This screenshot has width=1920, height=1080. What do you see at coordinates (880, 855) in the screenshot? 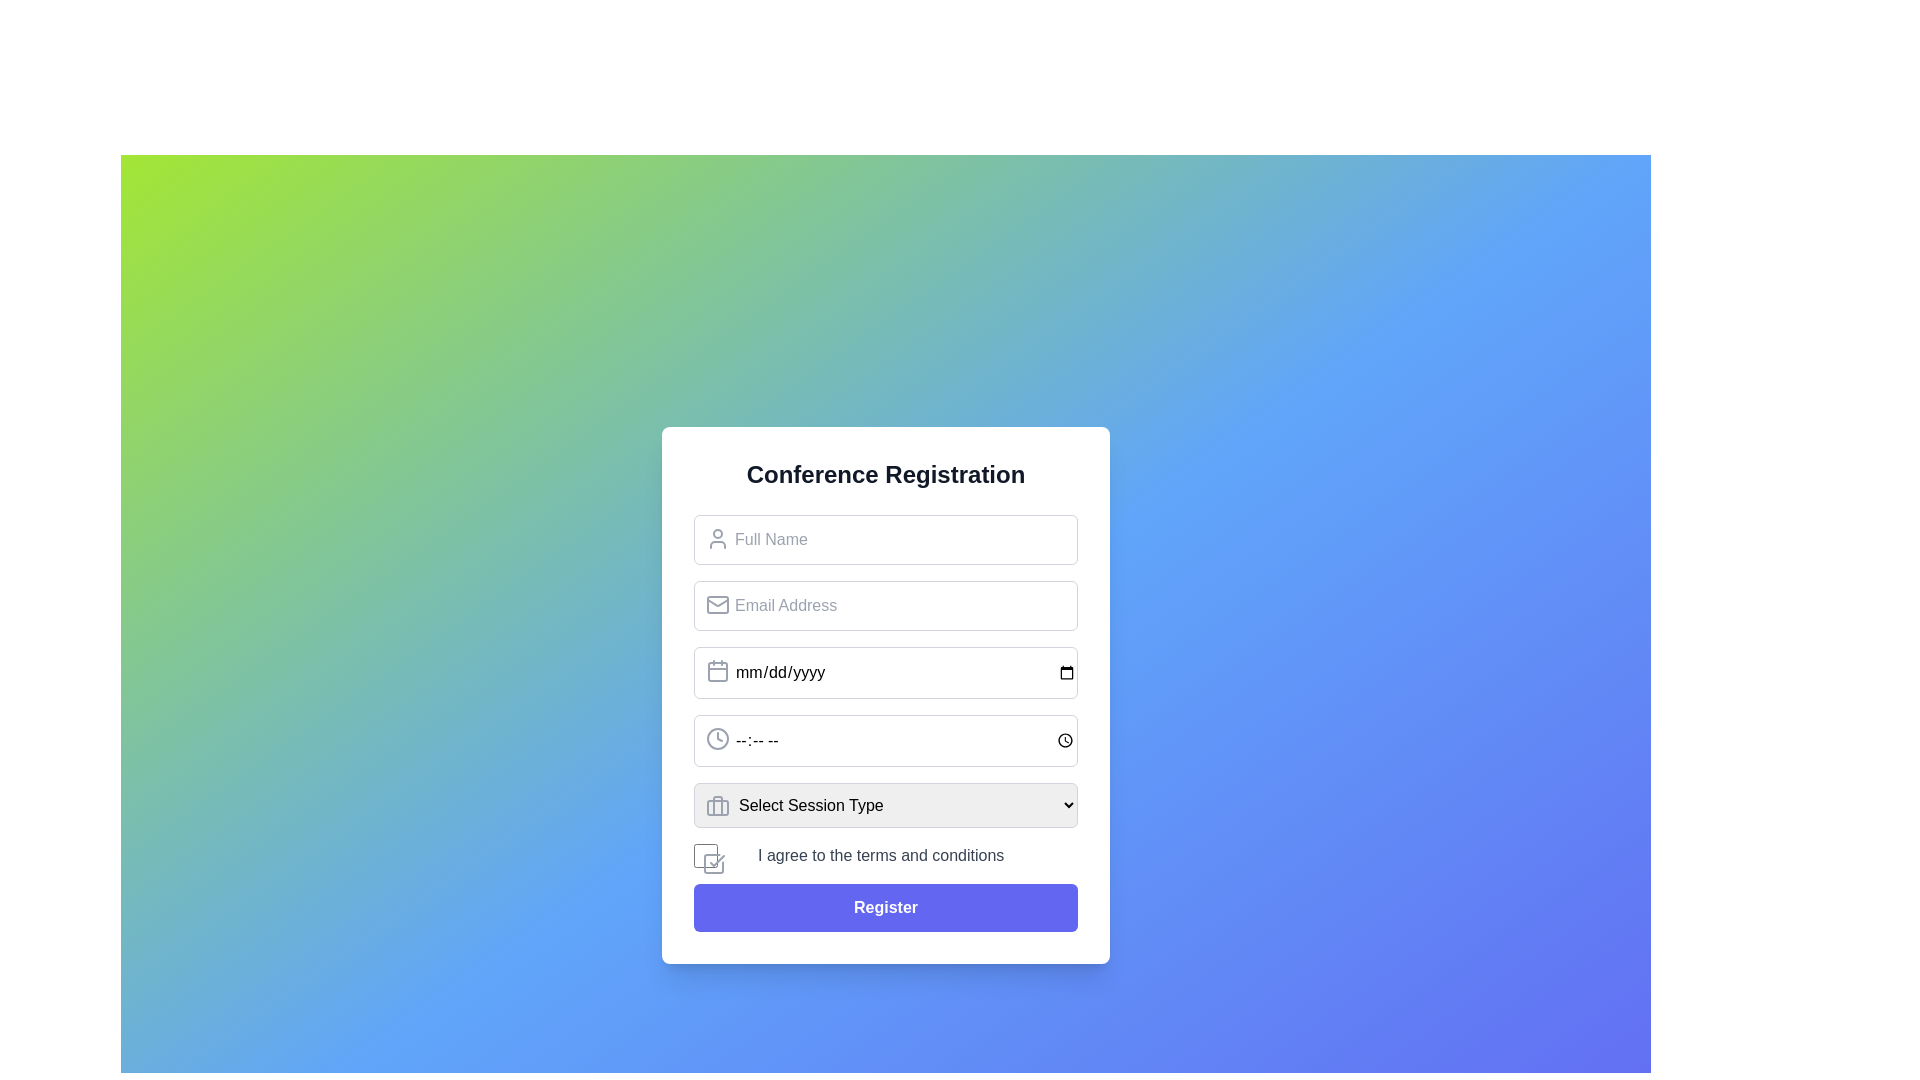
I see `the text label displaying 'I agree to the terms and conditions', which is aligned to the right of the 'agreement' checkbox, located below the 'Select Session Type' dropdown and above the 'Register' button` at bounding box center [880, 855].